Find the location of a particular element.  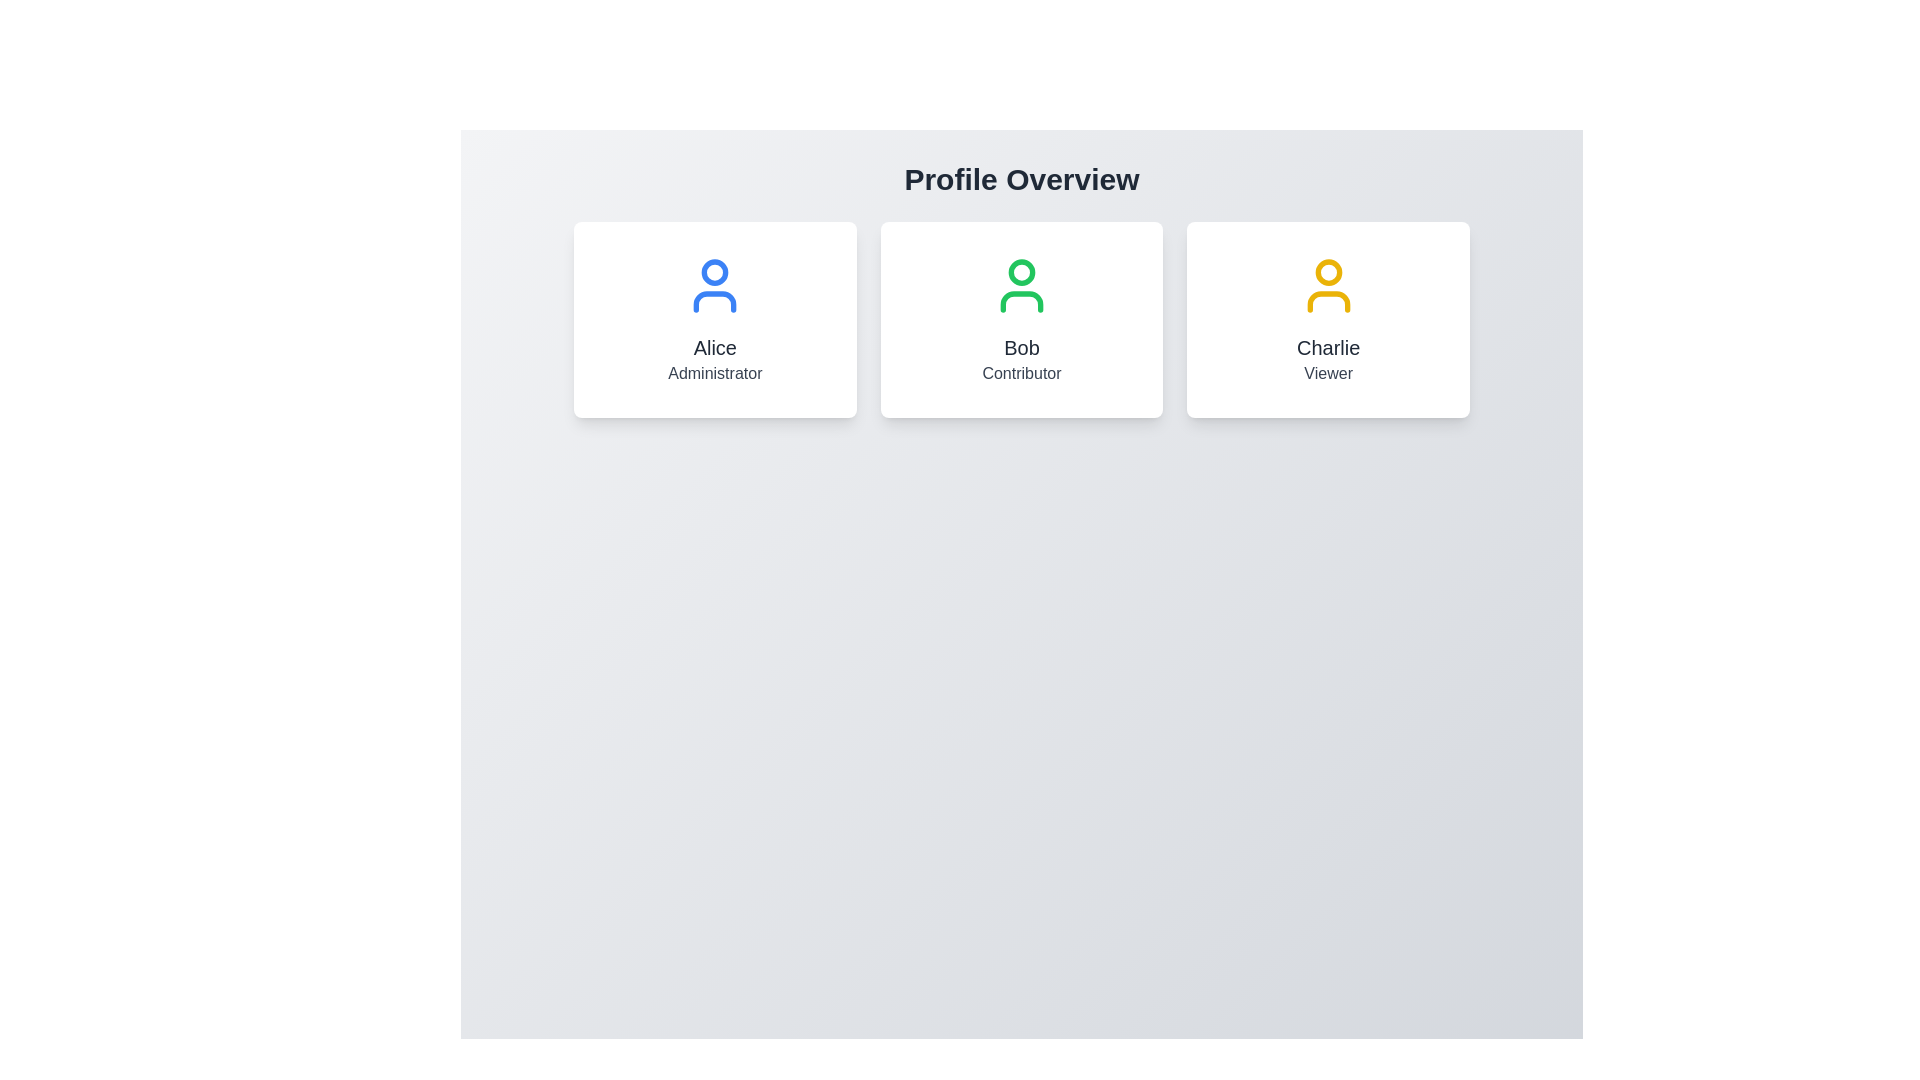

the lower figure within the user icon in the center of the card labeled 'Bob' is located at coordinates (1022, 301).